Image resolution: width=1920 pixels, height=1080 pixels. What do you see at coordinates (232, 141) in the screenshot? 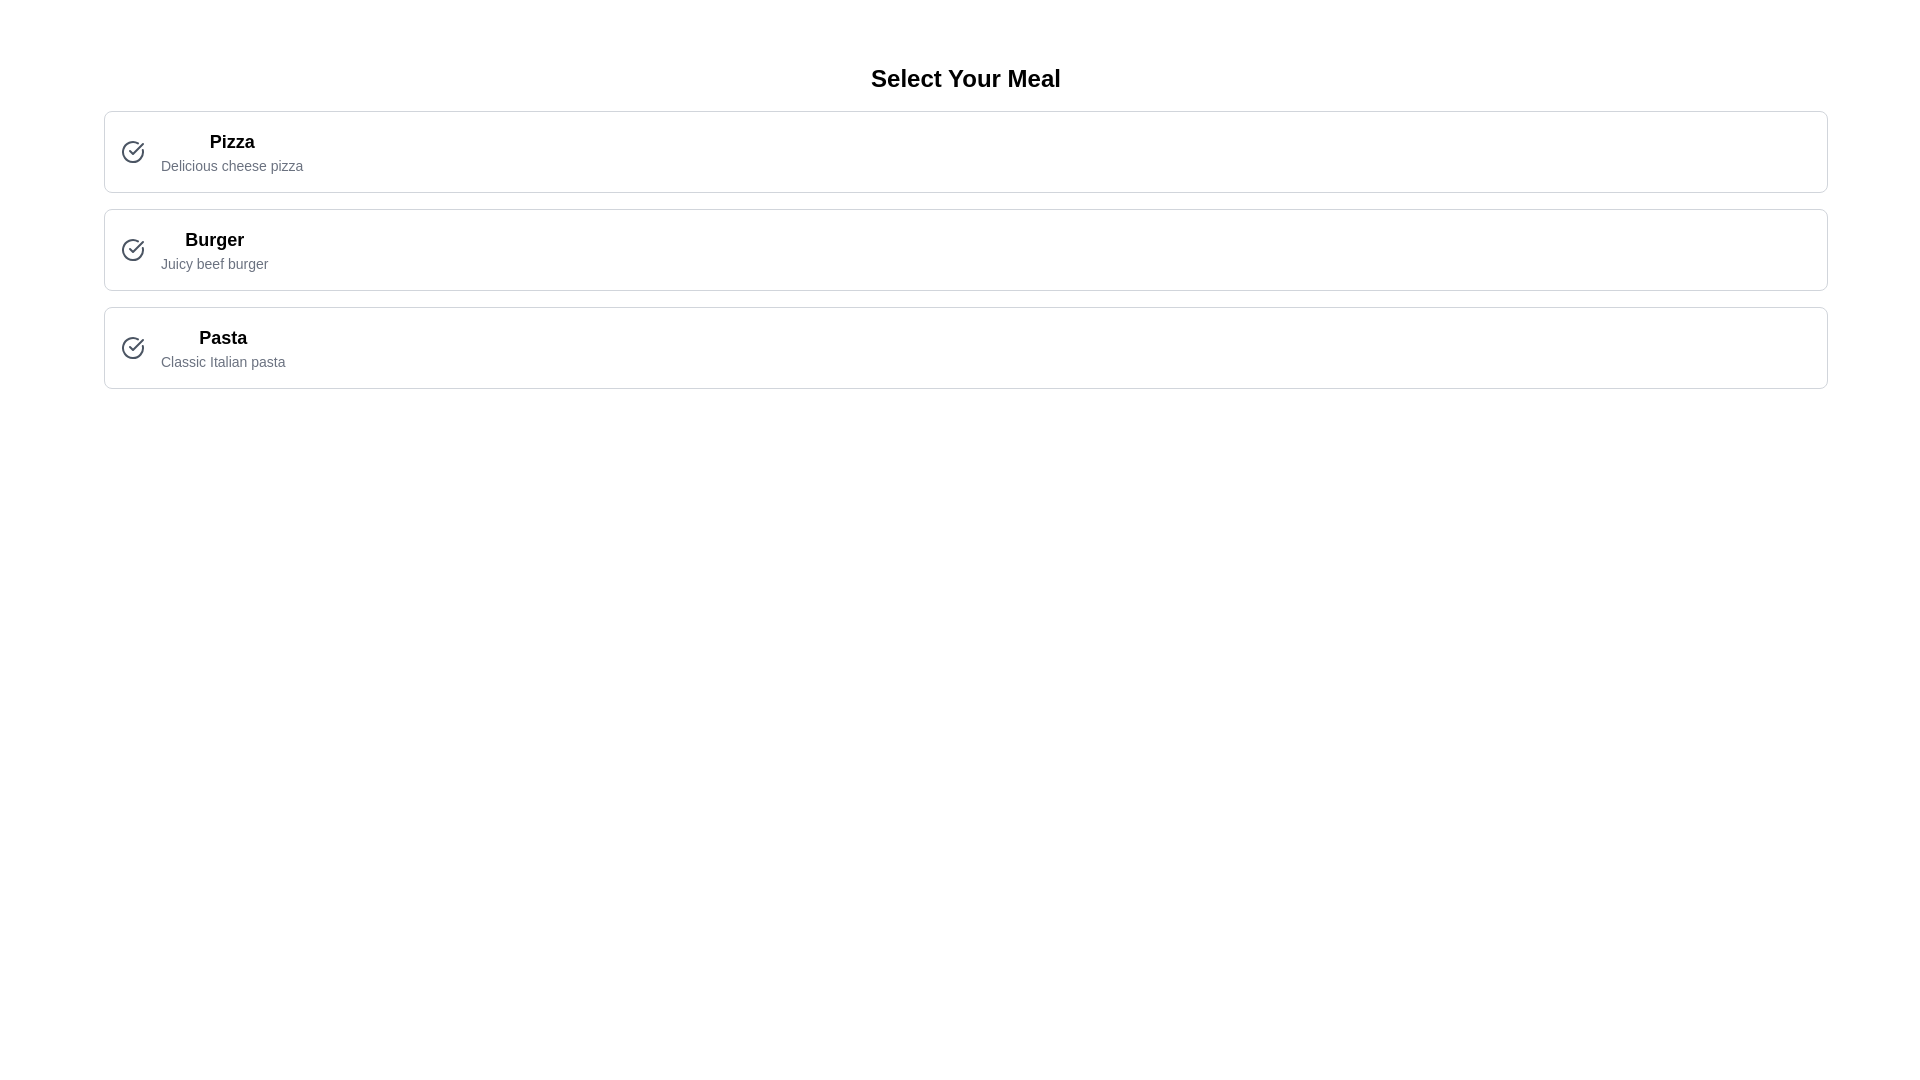
I see `the text label displaying 'Pizza', which is prominently styled as a title in a menu interface` at bounding box center [232, 141].